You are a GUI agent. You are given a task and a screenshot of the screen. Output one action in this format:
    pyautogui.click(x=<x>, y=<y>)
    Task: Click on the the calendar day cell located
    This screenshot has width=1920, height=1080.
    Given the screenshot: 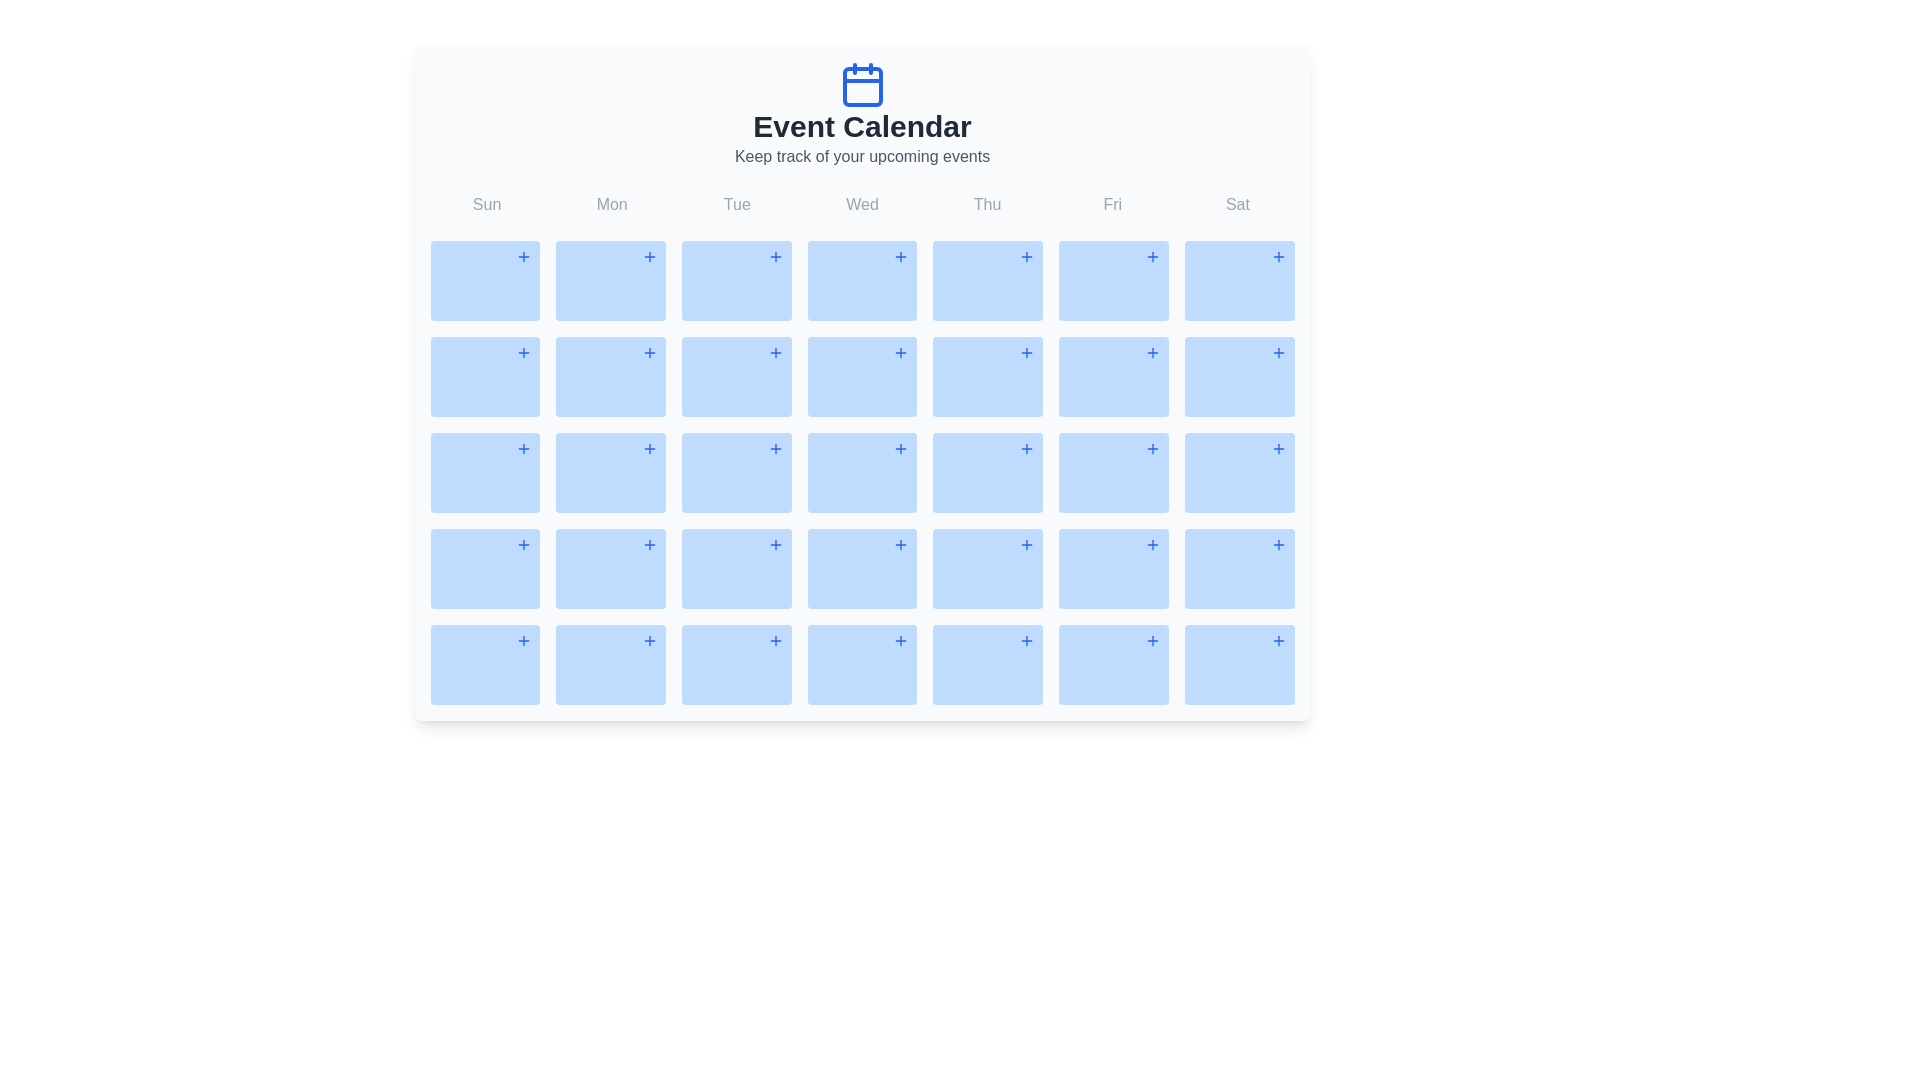 What is the action you would take?
    pyautogui.click(x=1112, y=569)
    